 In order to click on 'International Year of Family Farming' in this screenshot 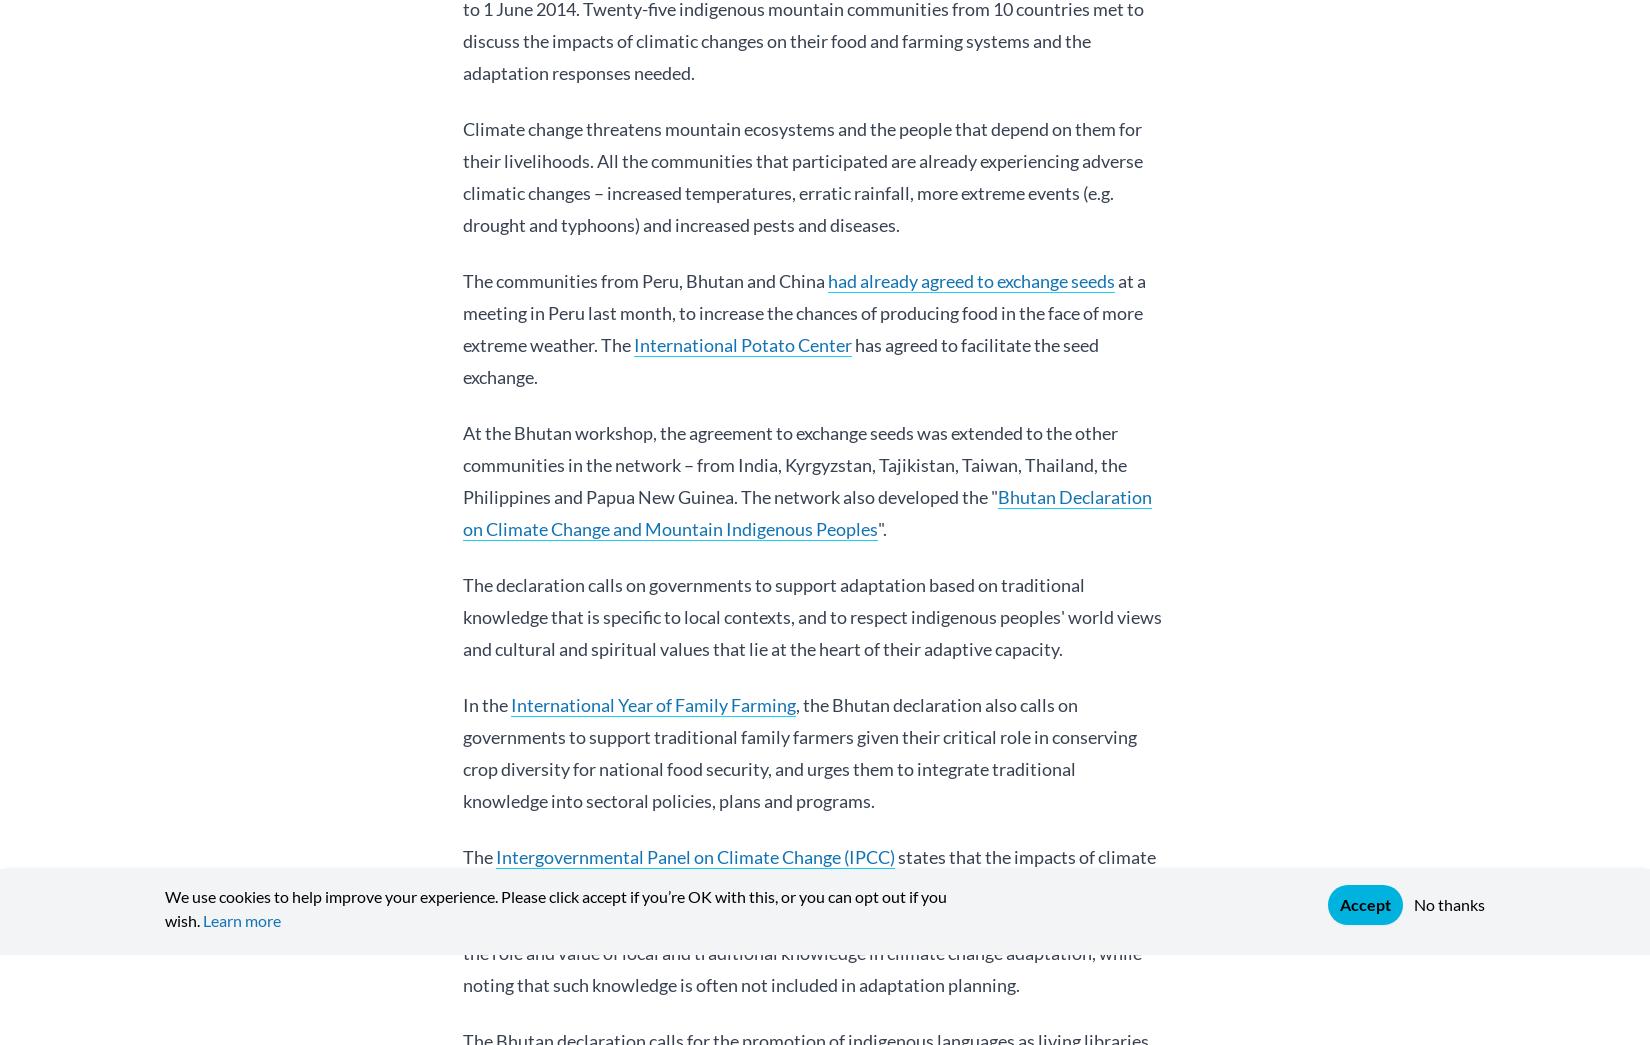, I will do `click(652, 703)`.